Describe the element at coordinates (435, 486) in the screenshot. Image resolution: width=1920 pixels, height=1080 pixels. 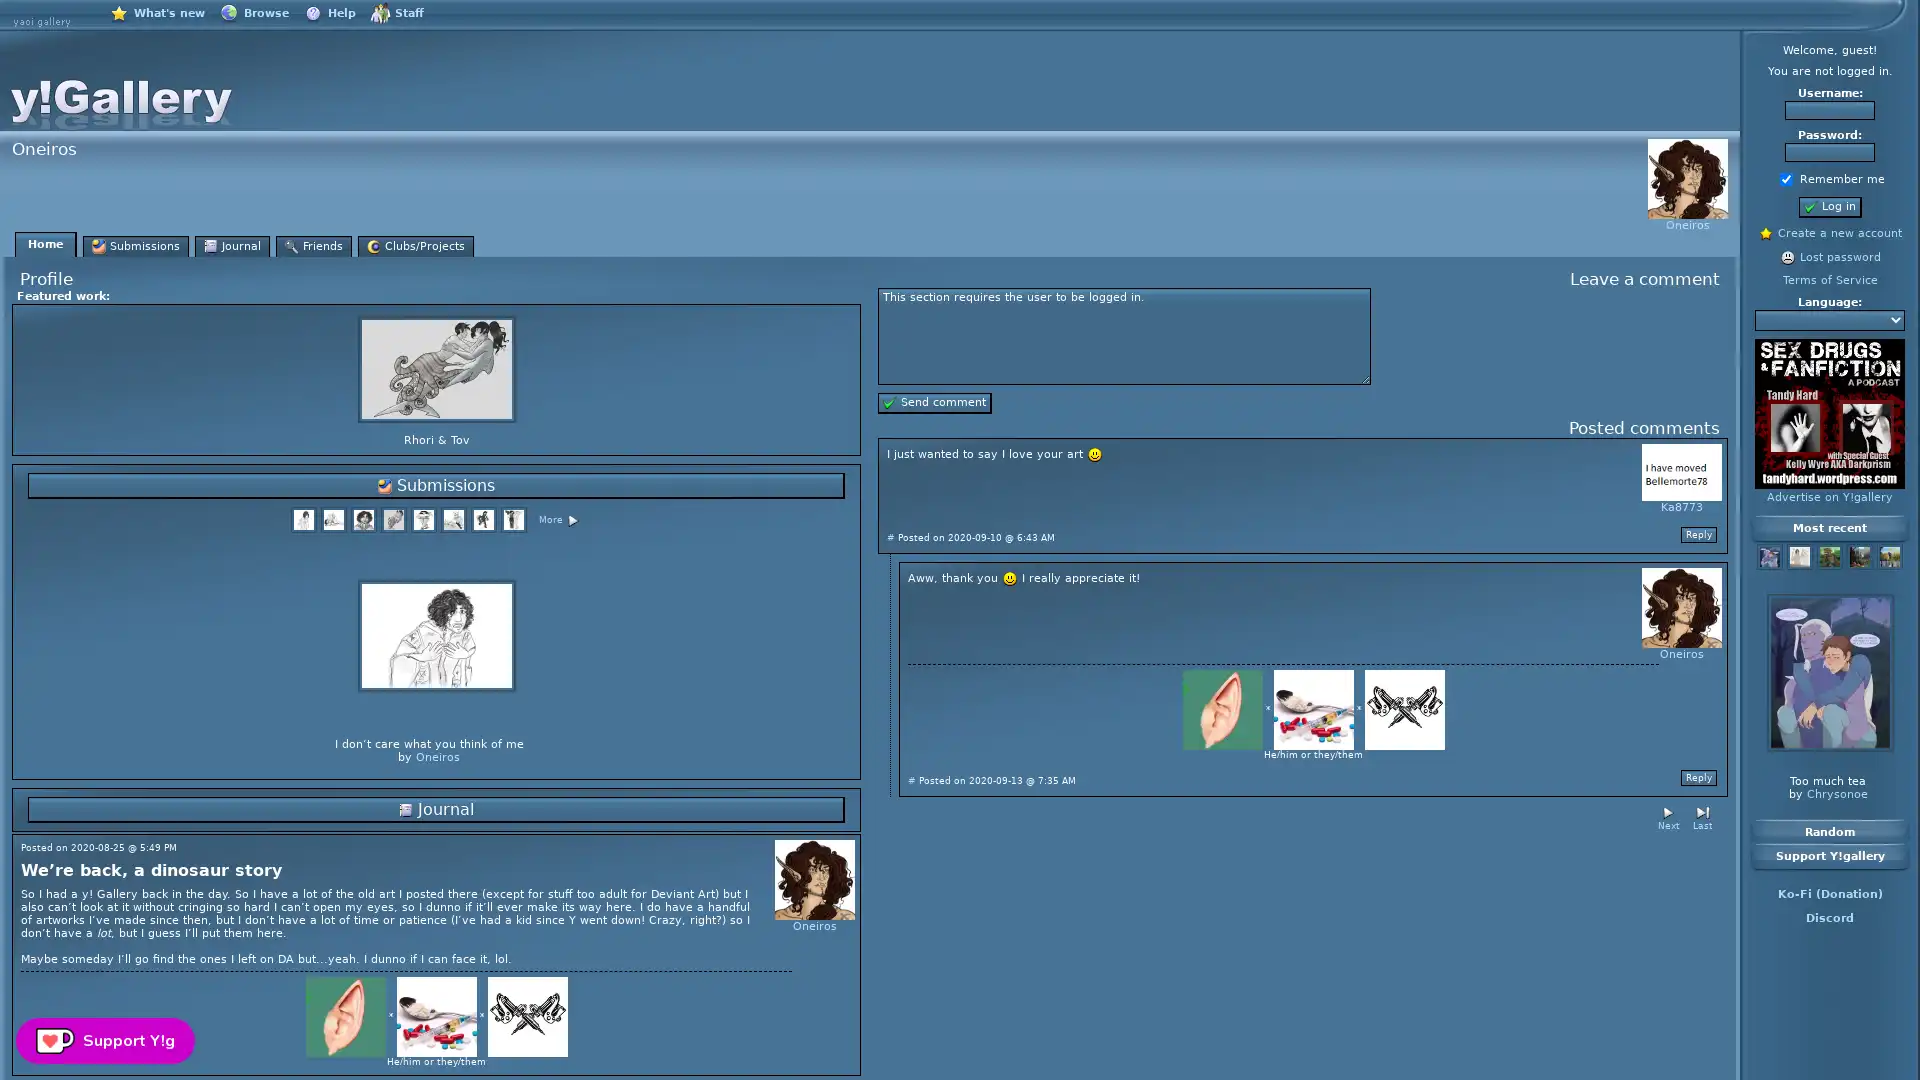
I see `Submissions` at that location.